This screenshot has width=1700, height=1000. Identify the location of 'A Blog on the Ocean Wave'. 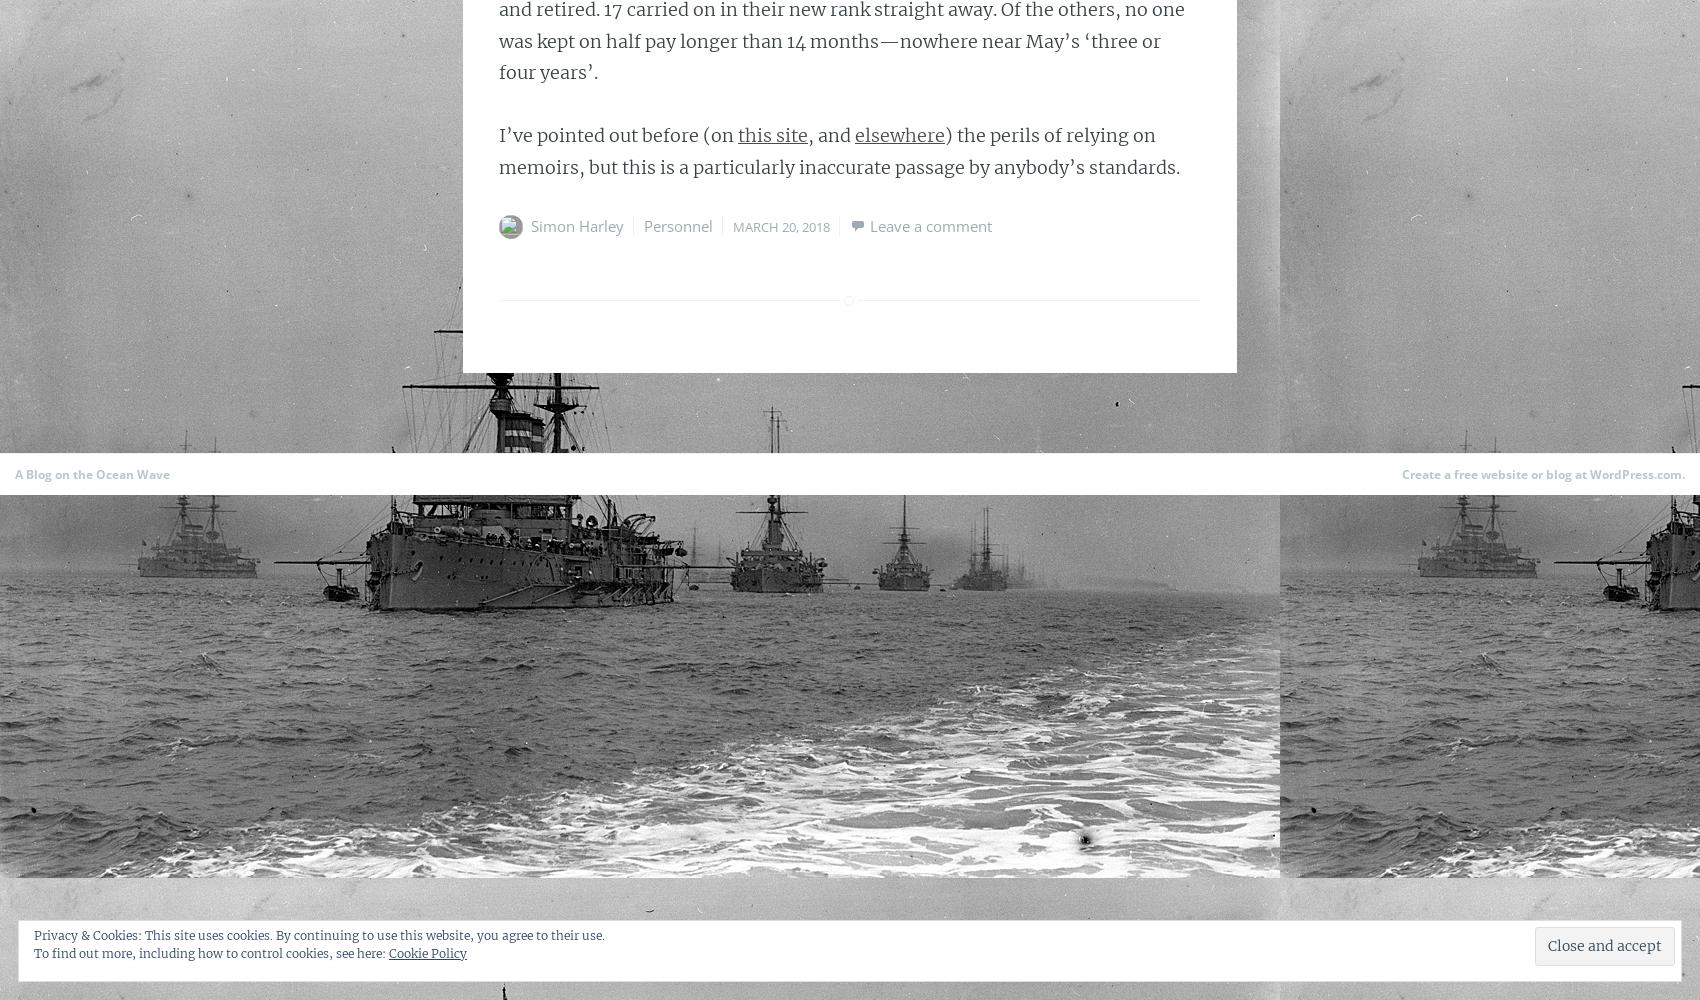
(92, 473).